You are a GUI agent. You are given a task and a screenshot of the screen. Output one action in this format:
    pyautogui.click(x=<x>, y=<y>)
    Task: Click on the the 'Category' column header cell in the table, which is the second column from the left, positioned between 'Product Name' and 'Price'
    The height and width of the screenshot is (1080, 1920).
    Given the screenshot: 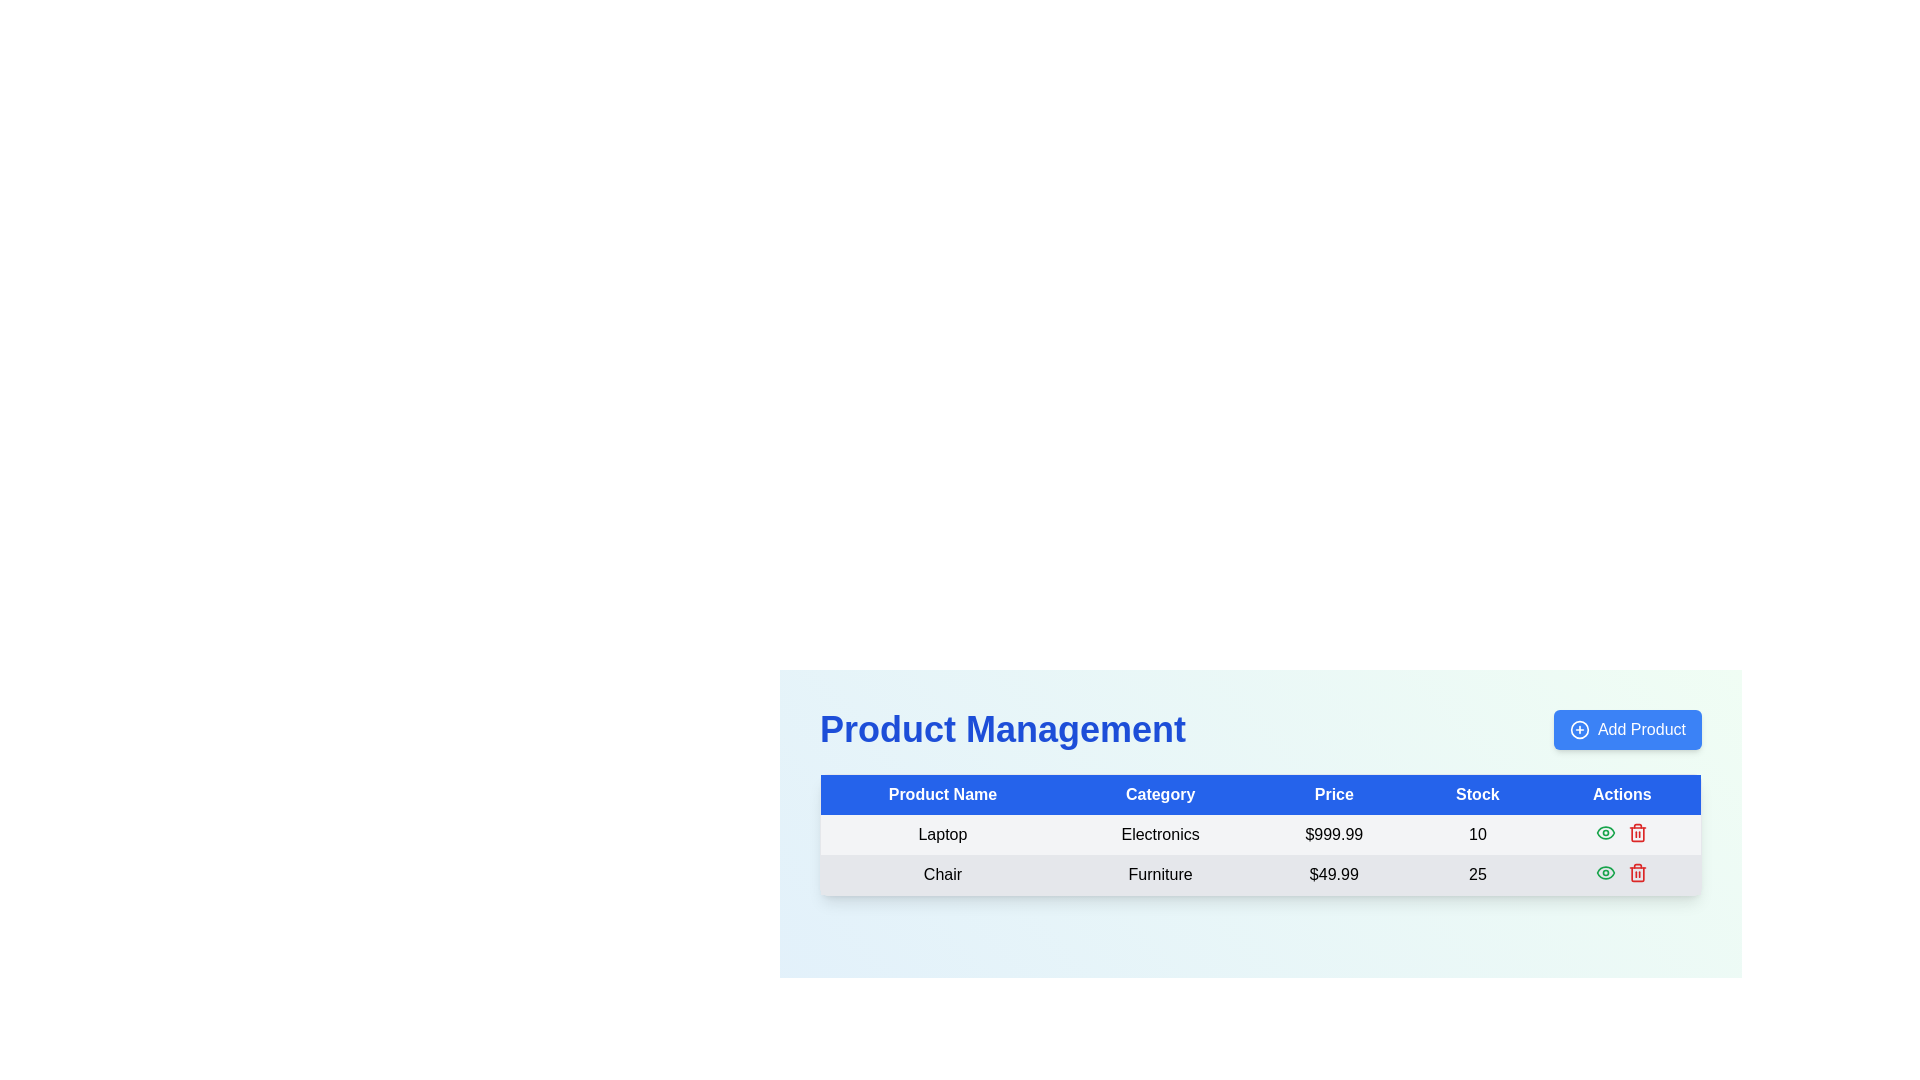 What is the action you would take?
    pyautogui.click(x=1160, y=793)
    